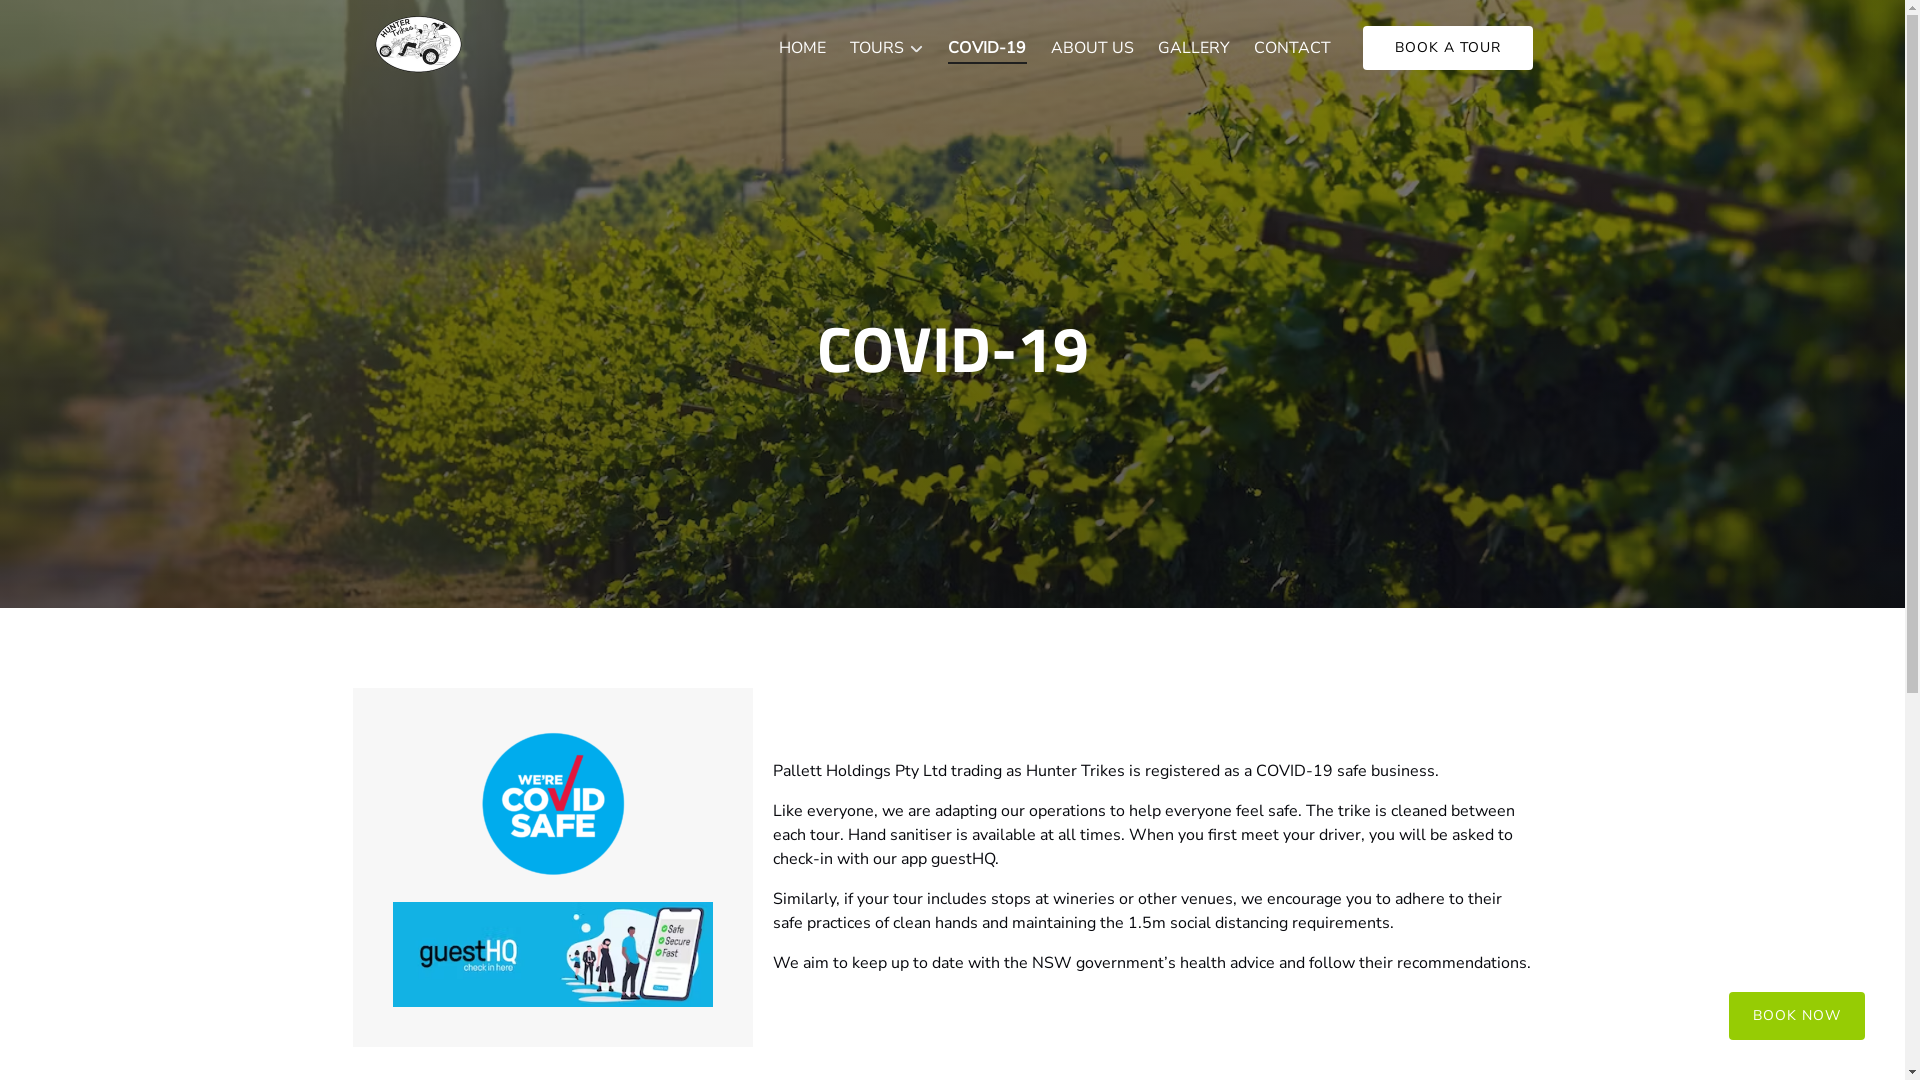 The width and height of the screenshot is (1920, 1080). Describe the element at coordinates (802, 46) in the screenshot. I see `'HOME'` at that location.